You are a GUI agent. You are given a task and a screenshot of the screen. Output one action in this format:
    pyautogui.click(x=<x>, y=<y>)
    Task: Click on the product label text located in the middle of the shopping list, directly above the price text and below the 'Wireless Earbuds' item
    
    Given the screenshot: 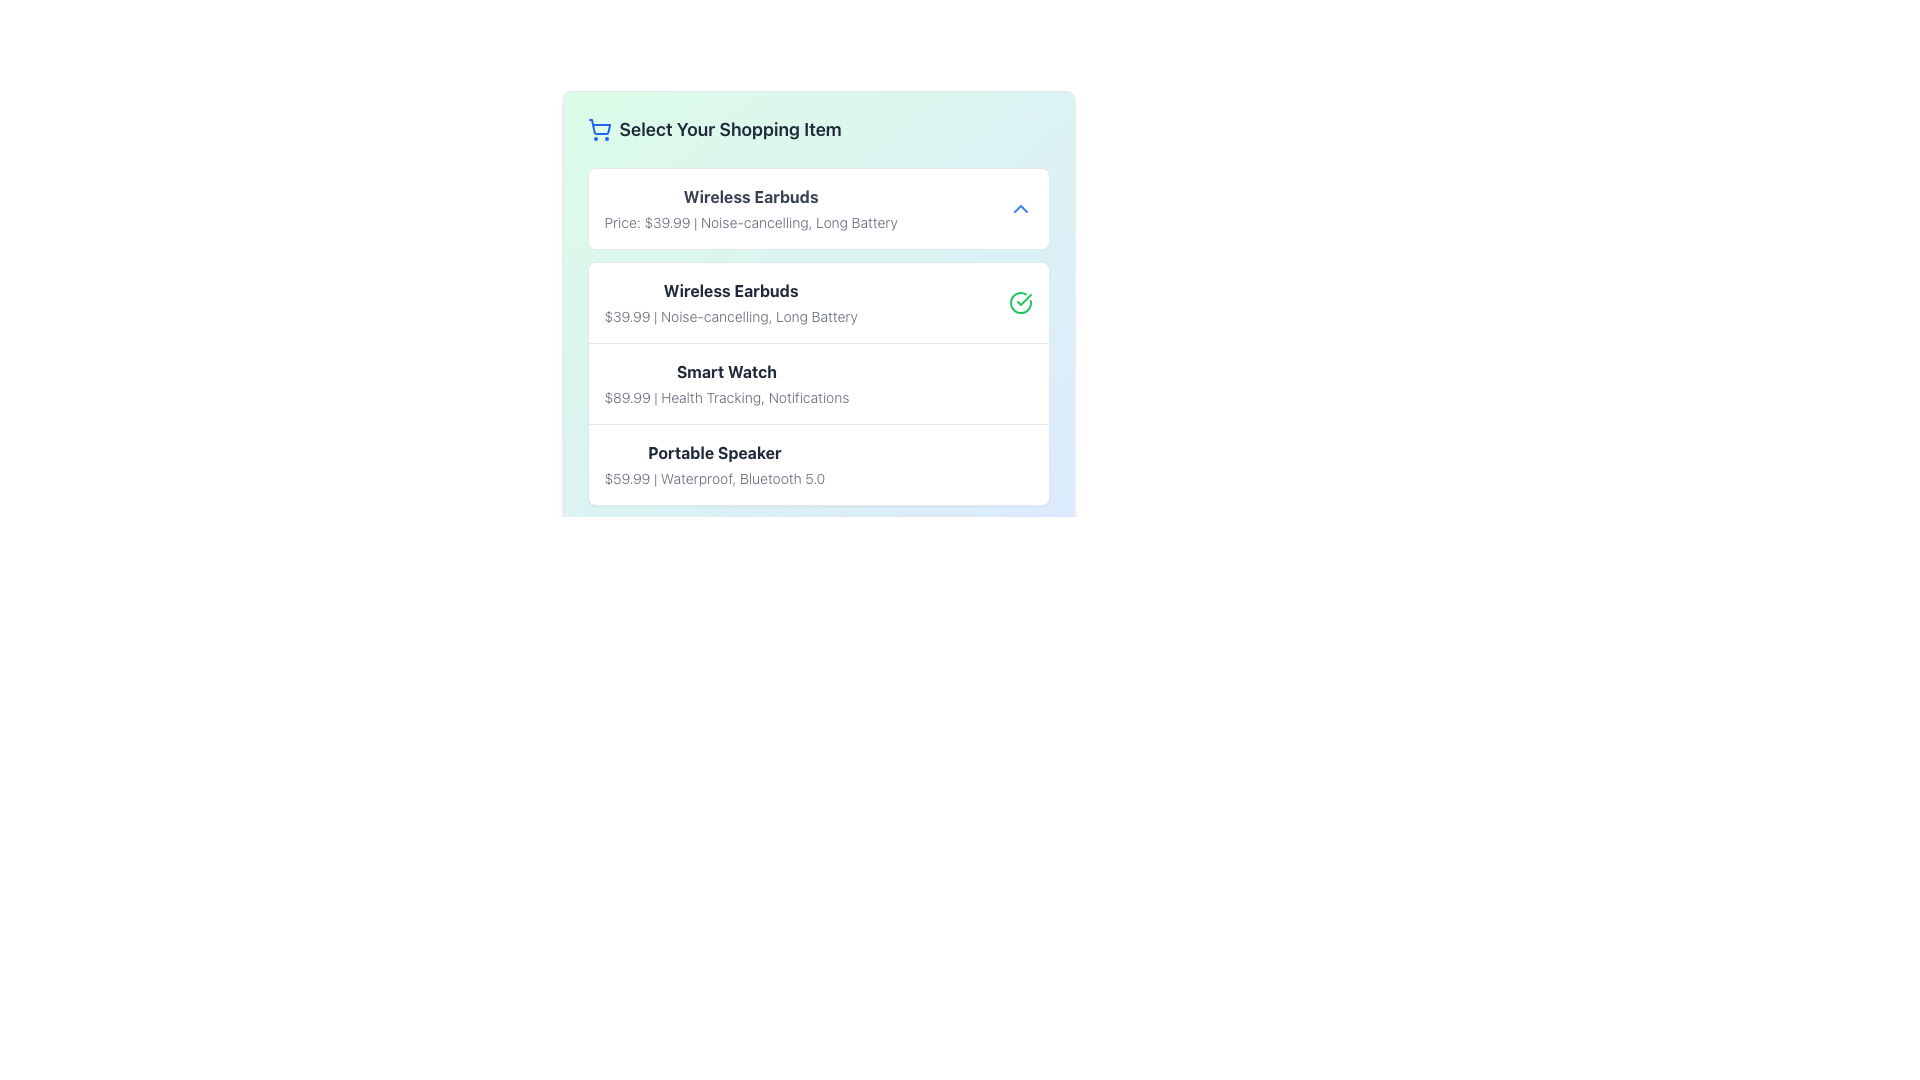 What is the action you would take?
    pyautogui.click(x=725, y=371)
    